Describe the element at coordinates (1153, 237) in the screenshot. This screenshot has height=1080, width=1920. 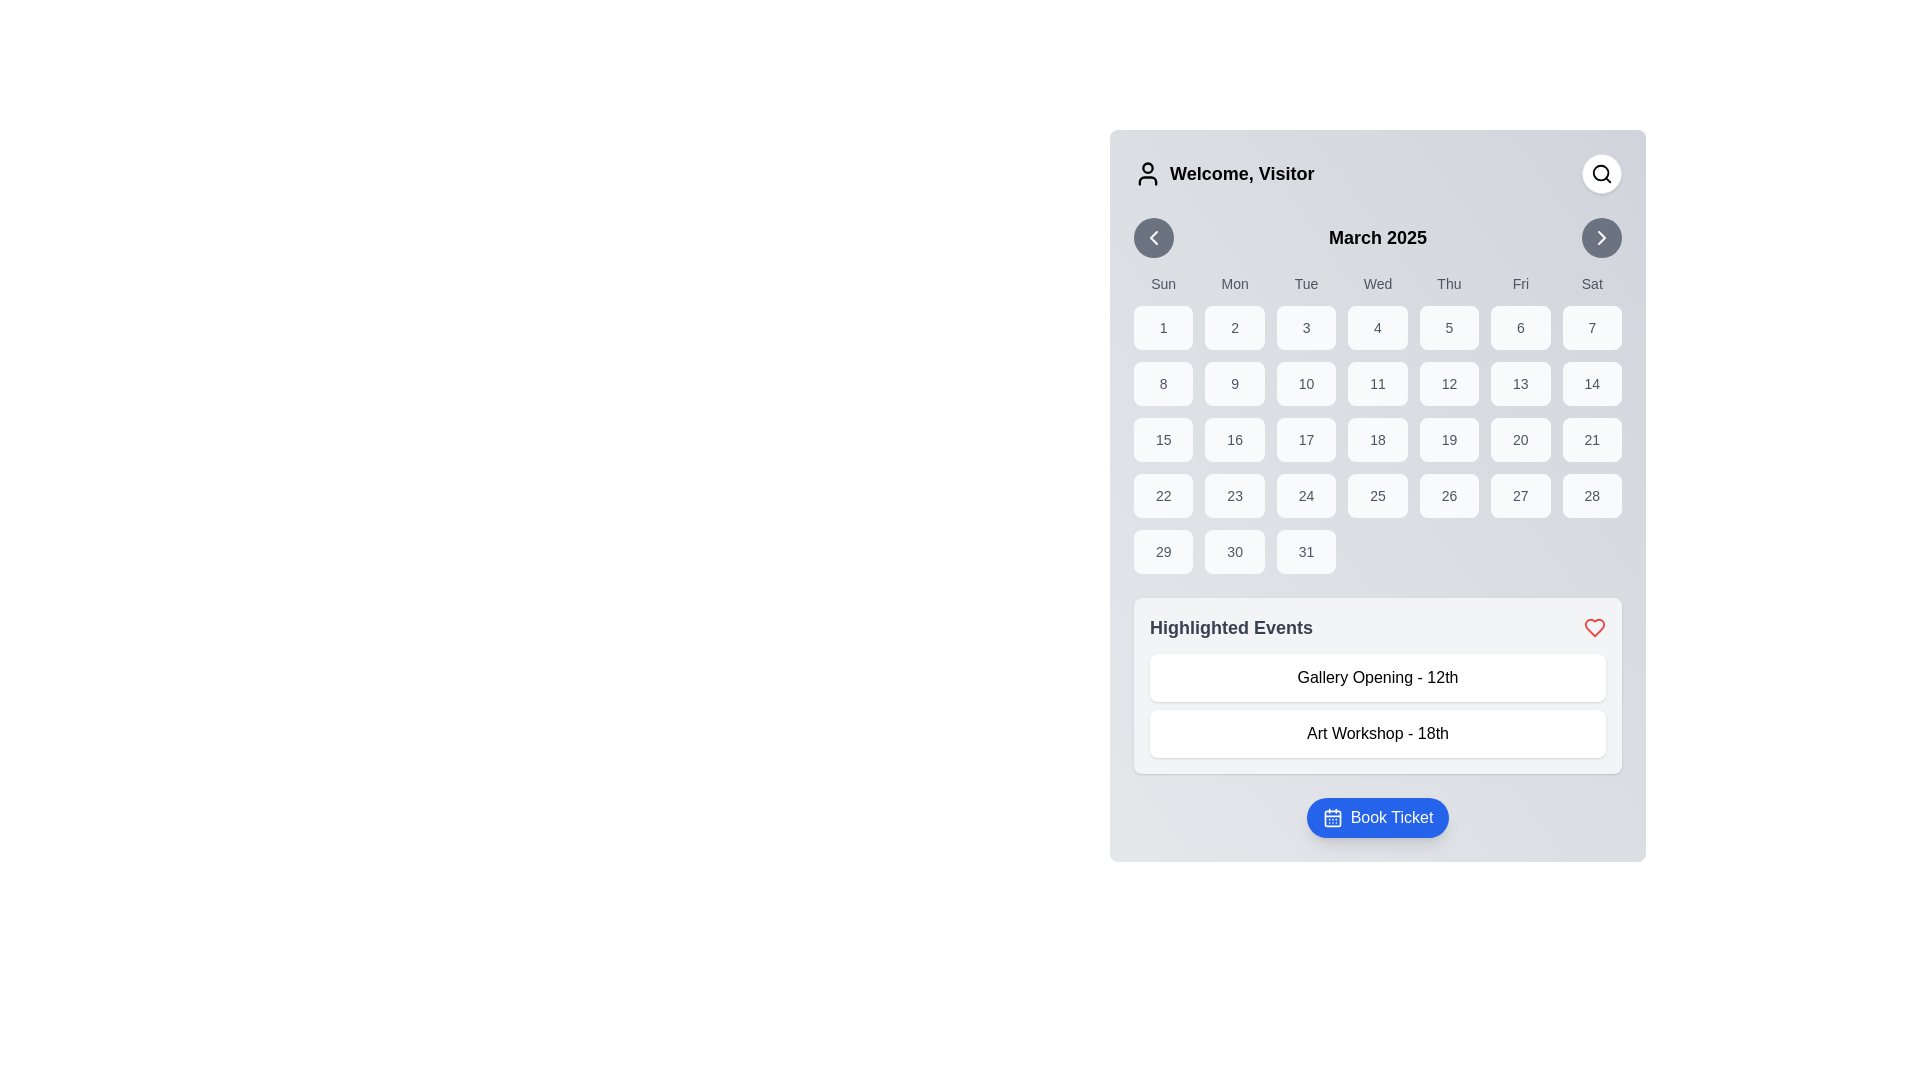
I see `the chevron icon` at that location.